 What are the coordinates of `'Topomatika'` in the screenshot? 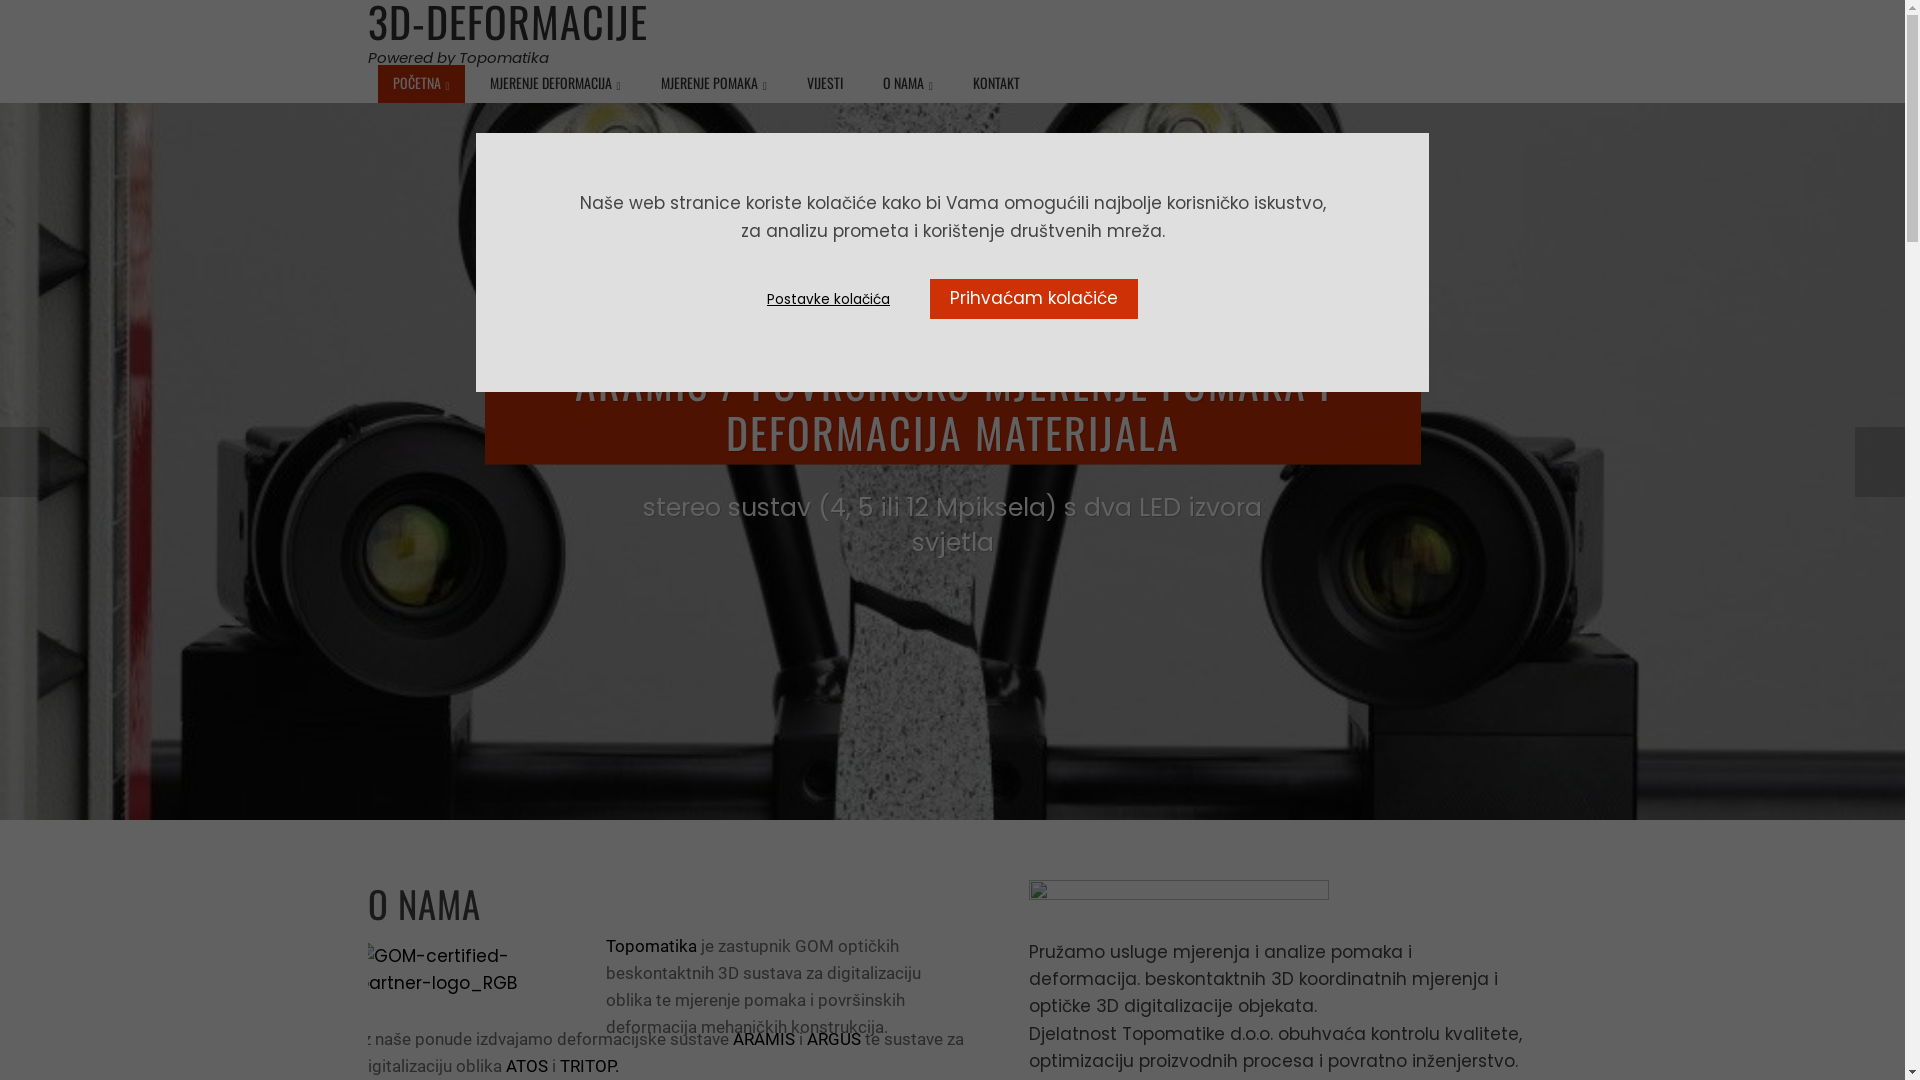 It's located at (604, 945).